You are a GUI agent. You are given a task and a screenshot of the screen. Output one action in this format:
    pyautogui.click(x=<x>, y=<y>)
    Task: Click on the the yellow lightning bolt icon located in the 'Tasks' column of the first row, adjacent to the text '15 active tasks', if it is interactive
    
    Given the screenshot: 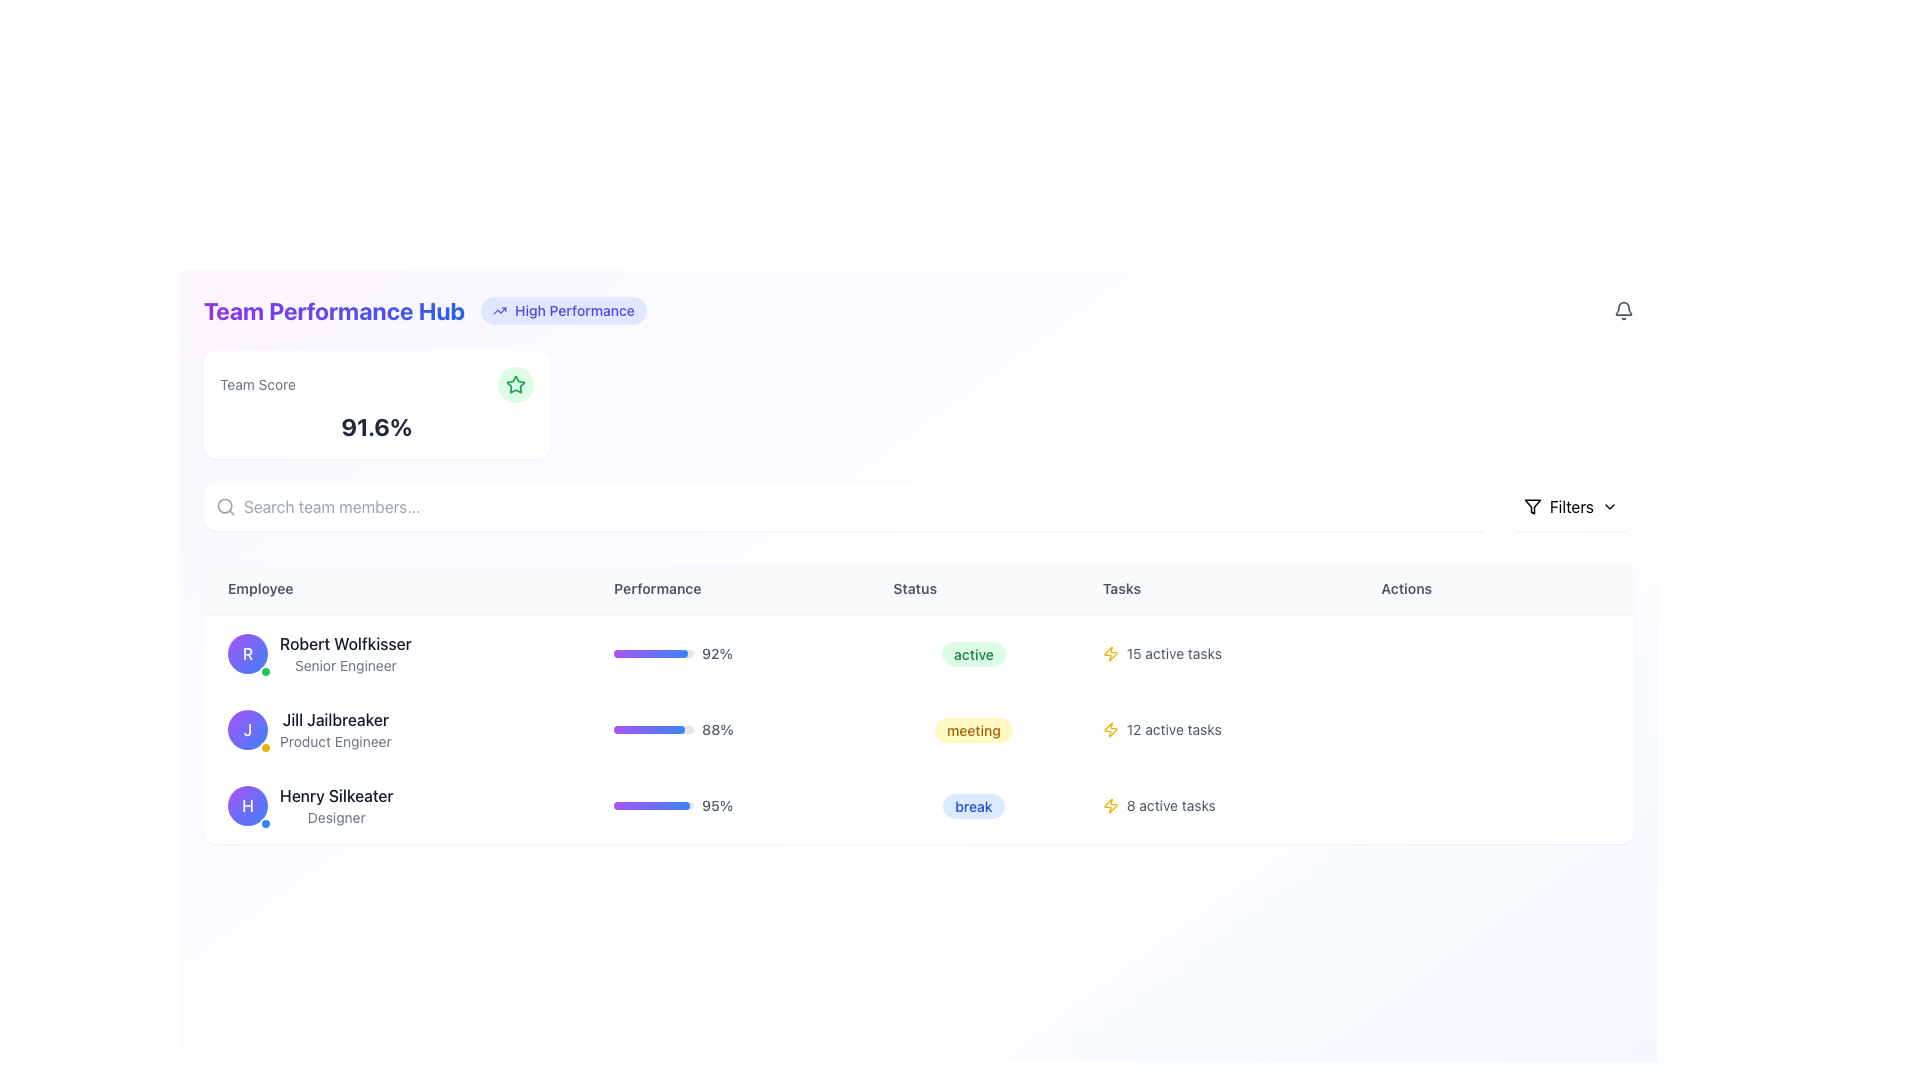 What is the action you would take?
    pyautogui.click(x=1109, y=805)
    